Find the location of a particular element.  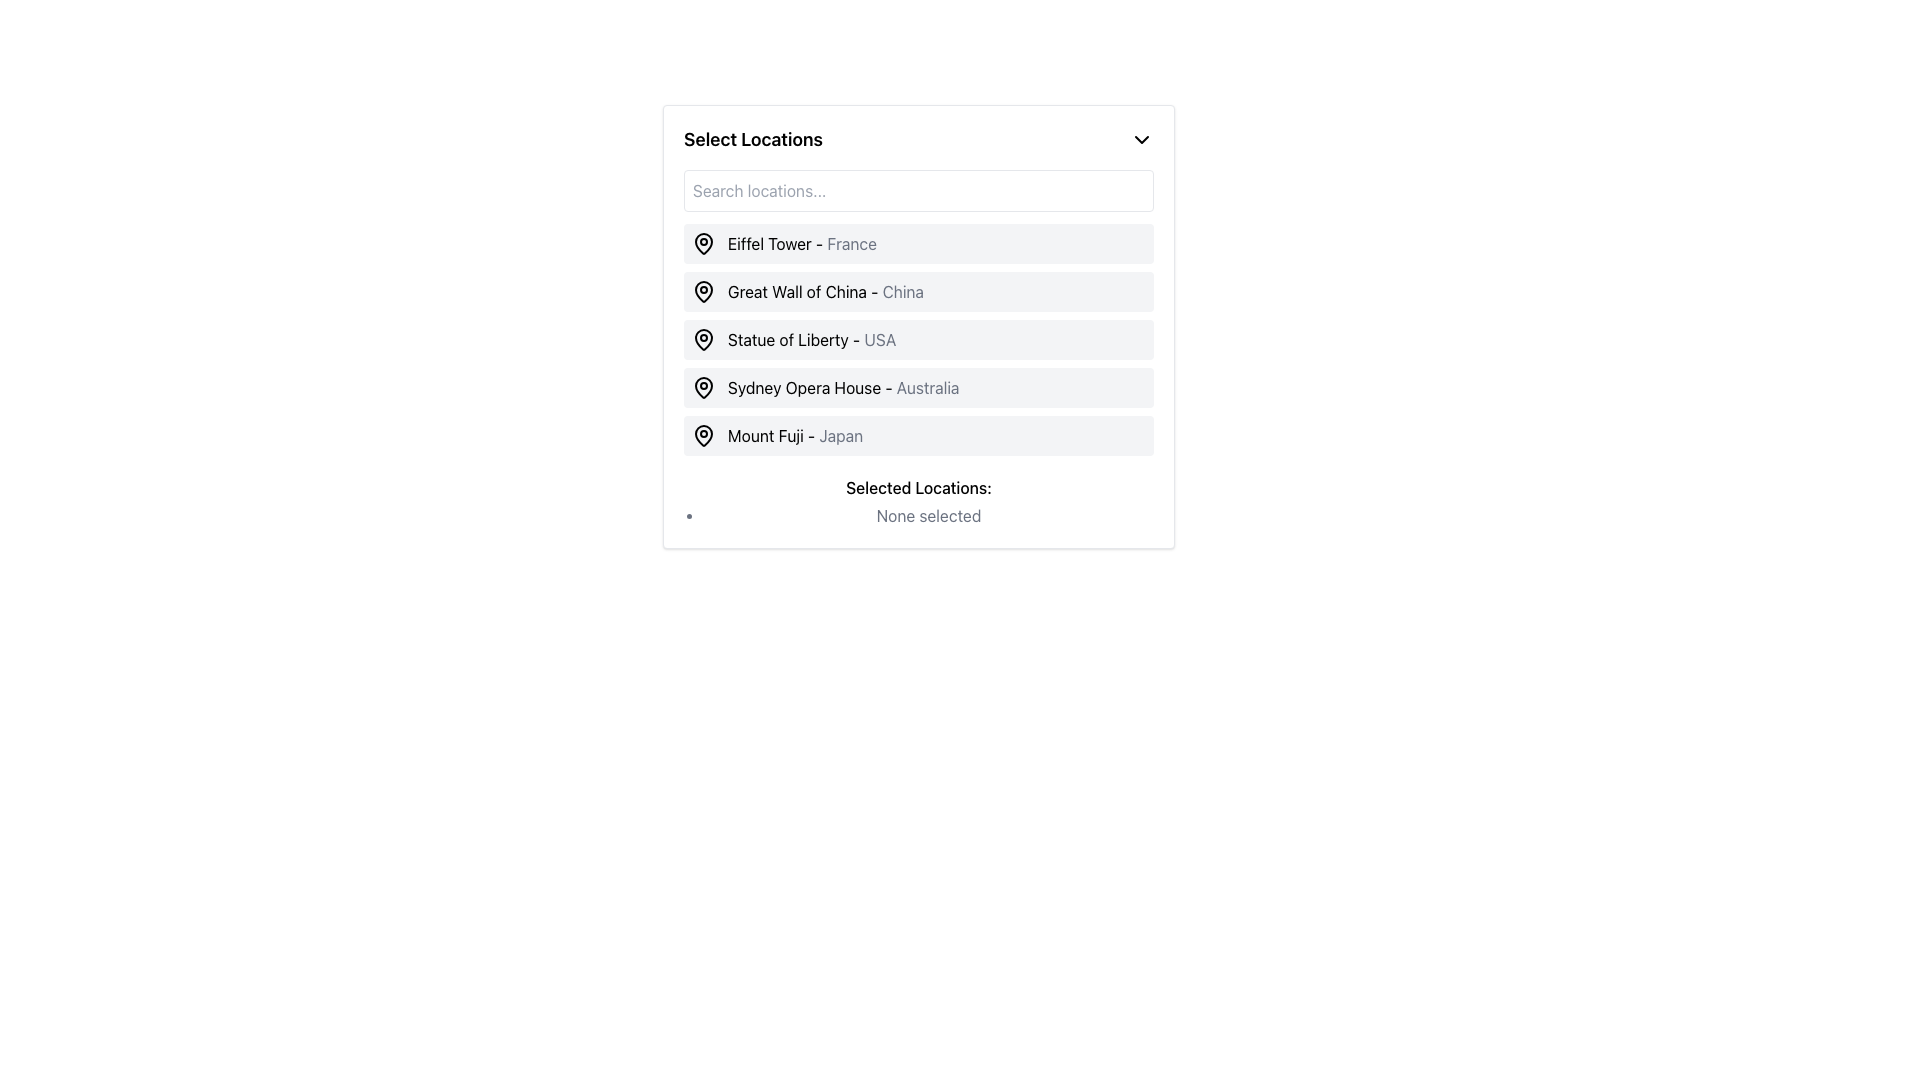

the selectable list item labeled 'Eiffel Tower - France' which is the first item under the 'Select Locations' heading is located at coordinates (783, 242).